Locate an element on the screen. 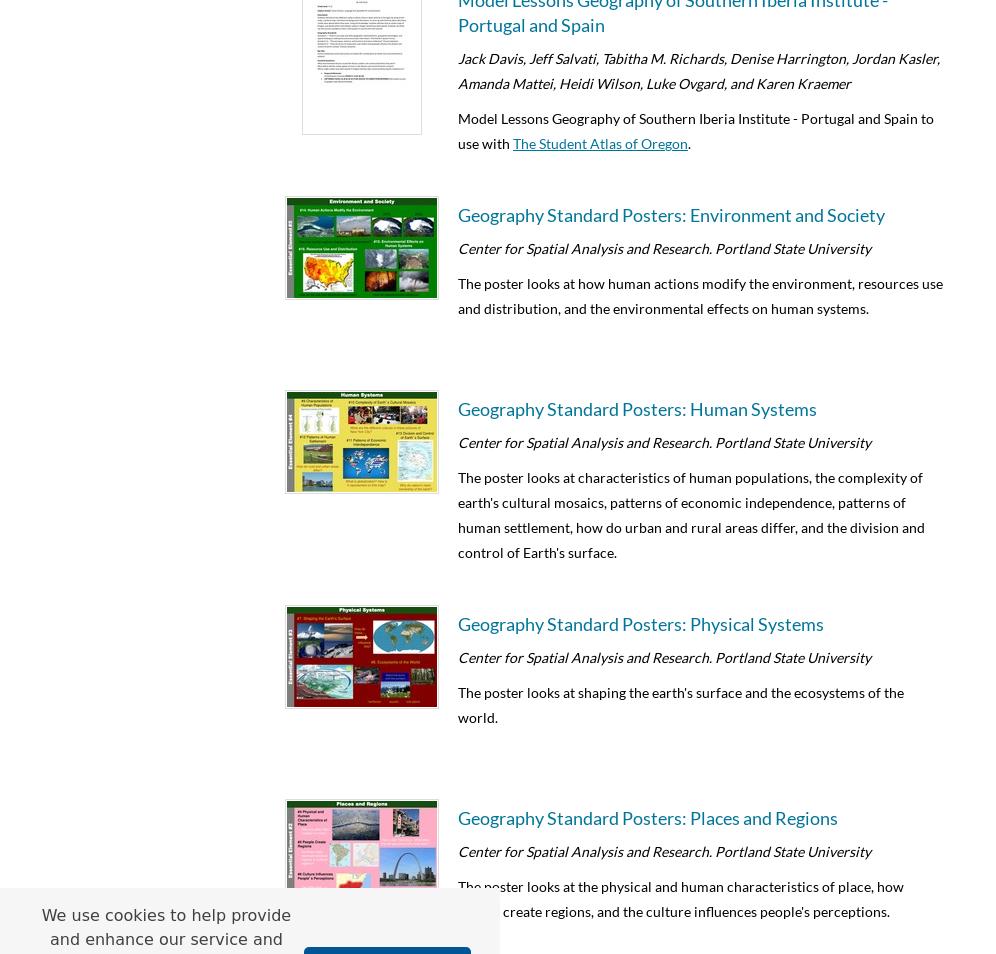 This screenshot has height=954, width=996. 'The poster looks at the physical and human characteristics of place, how people create regions, and the culture influences people's perceptions.' is located at coordinates (680, 898).